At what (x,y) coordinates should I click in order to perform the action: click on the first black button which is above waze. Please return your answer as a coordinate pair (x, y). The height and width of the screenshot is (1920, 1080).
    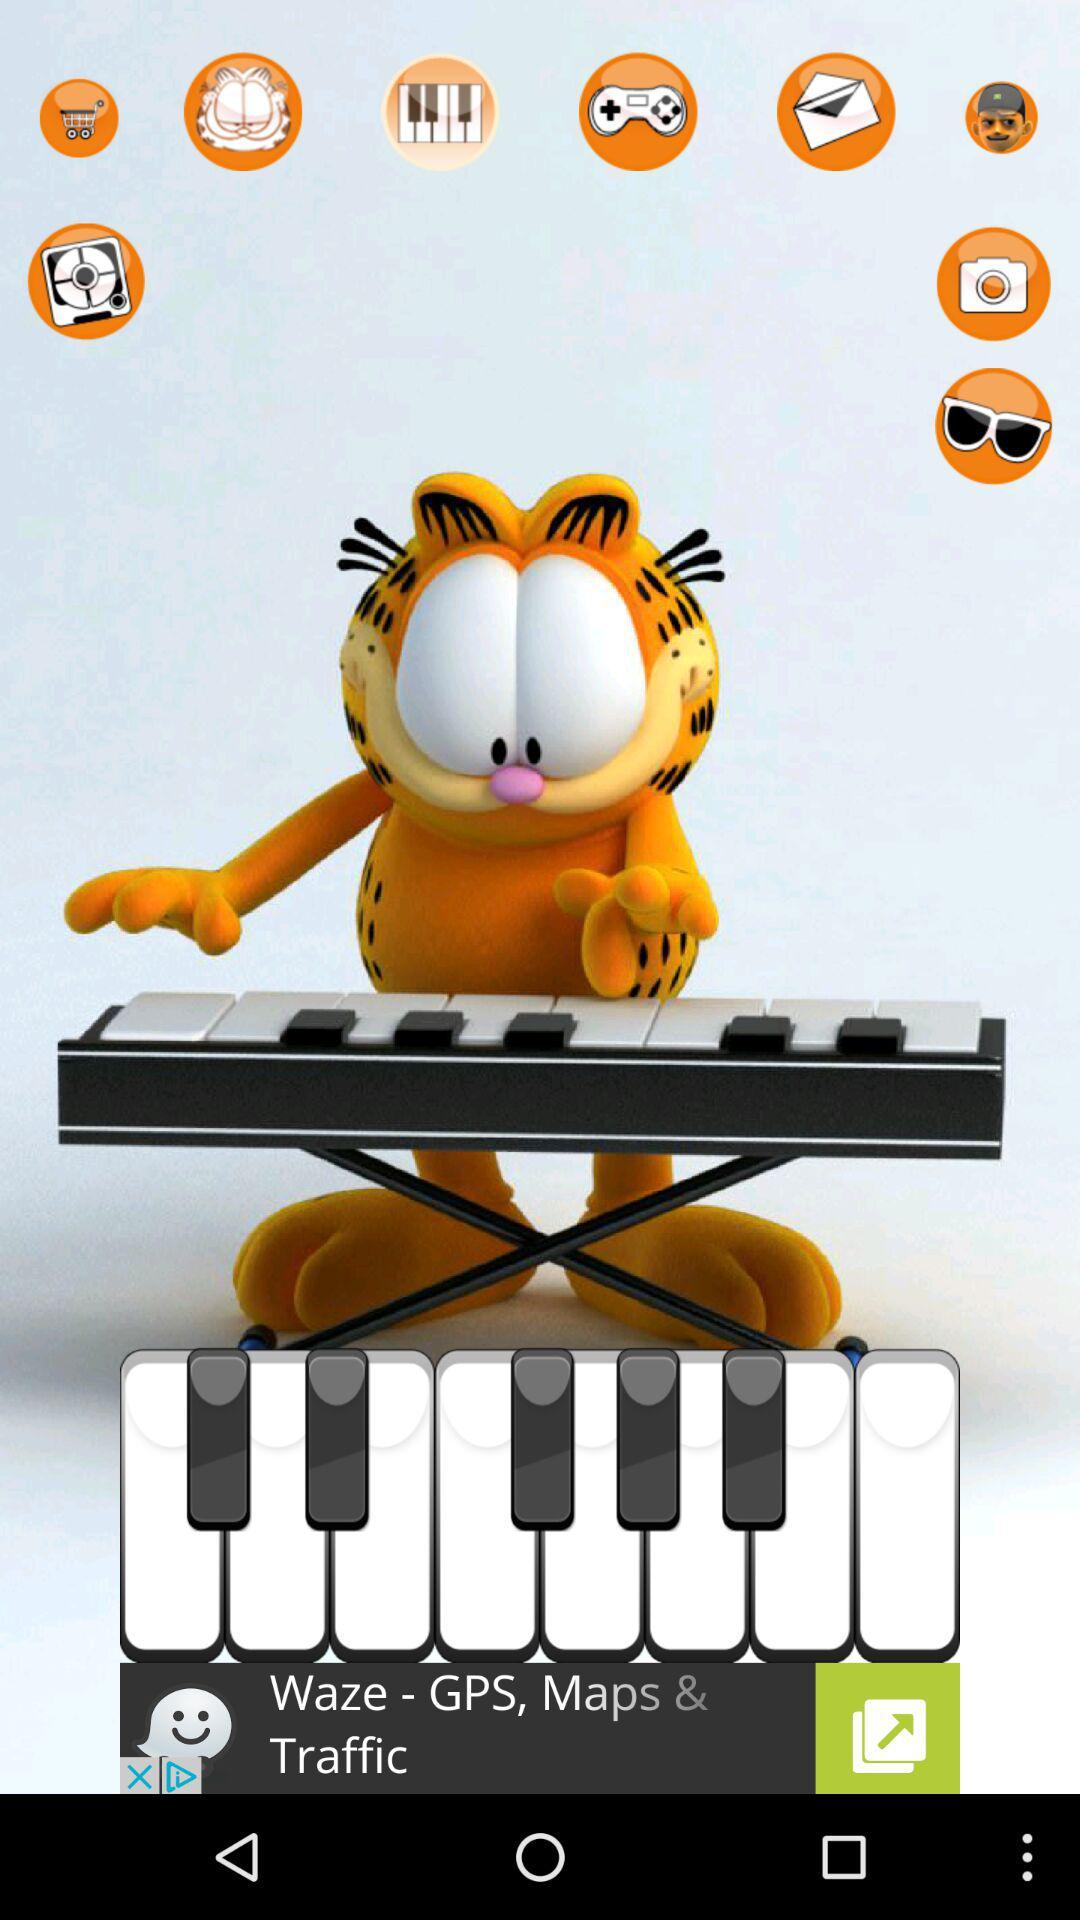
    Looking at the image, I should click on (219, 1440).